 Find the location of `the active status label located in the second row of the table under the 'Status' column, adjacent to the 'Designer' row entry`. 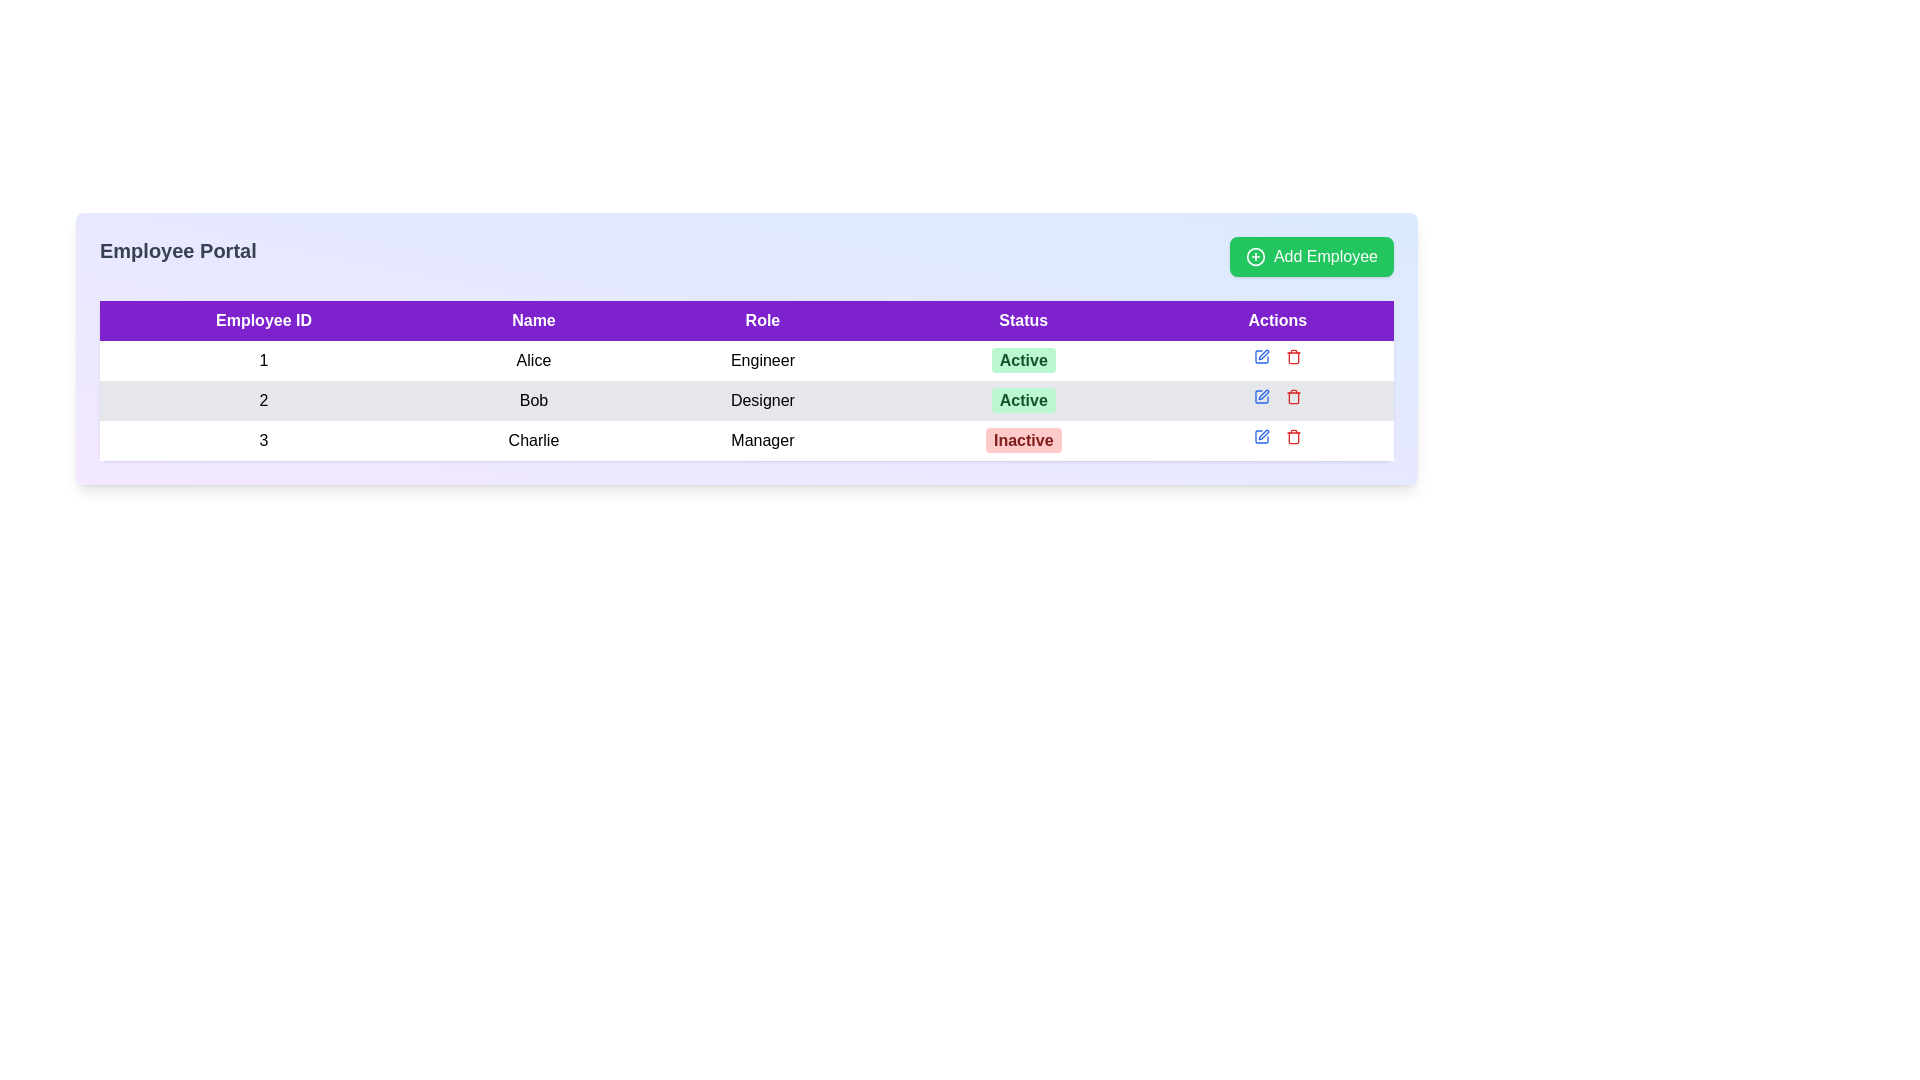

the active status label located in the second row of the table under the 'Status' column, adjacent to the 'Designer' row entry is located at coordinates (1023, 400).